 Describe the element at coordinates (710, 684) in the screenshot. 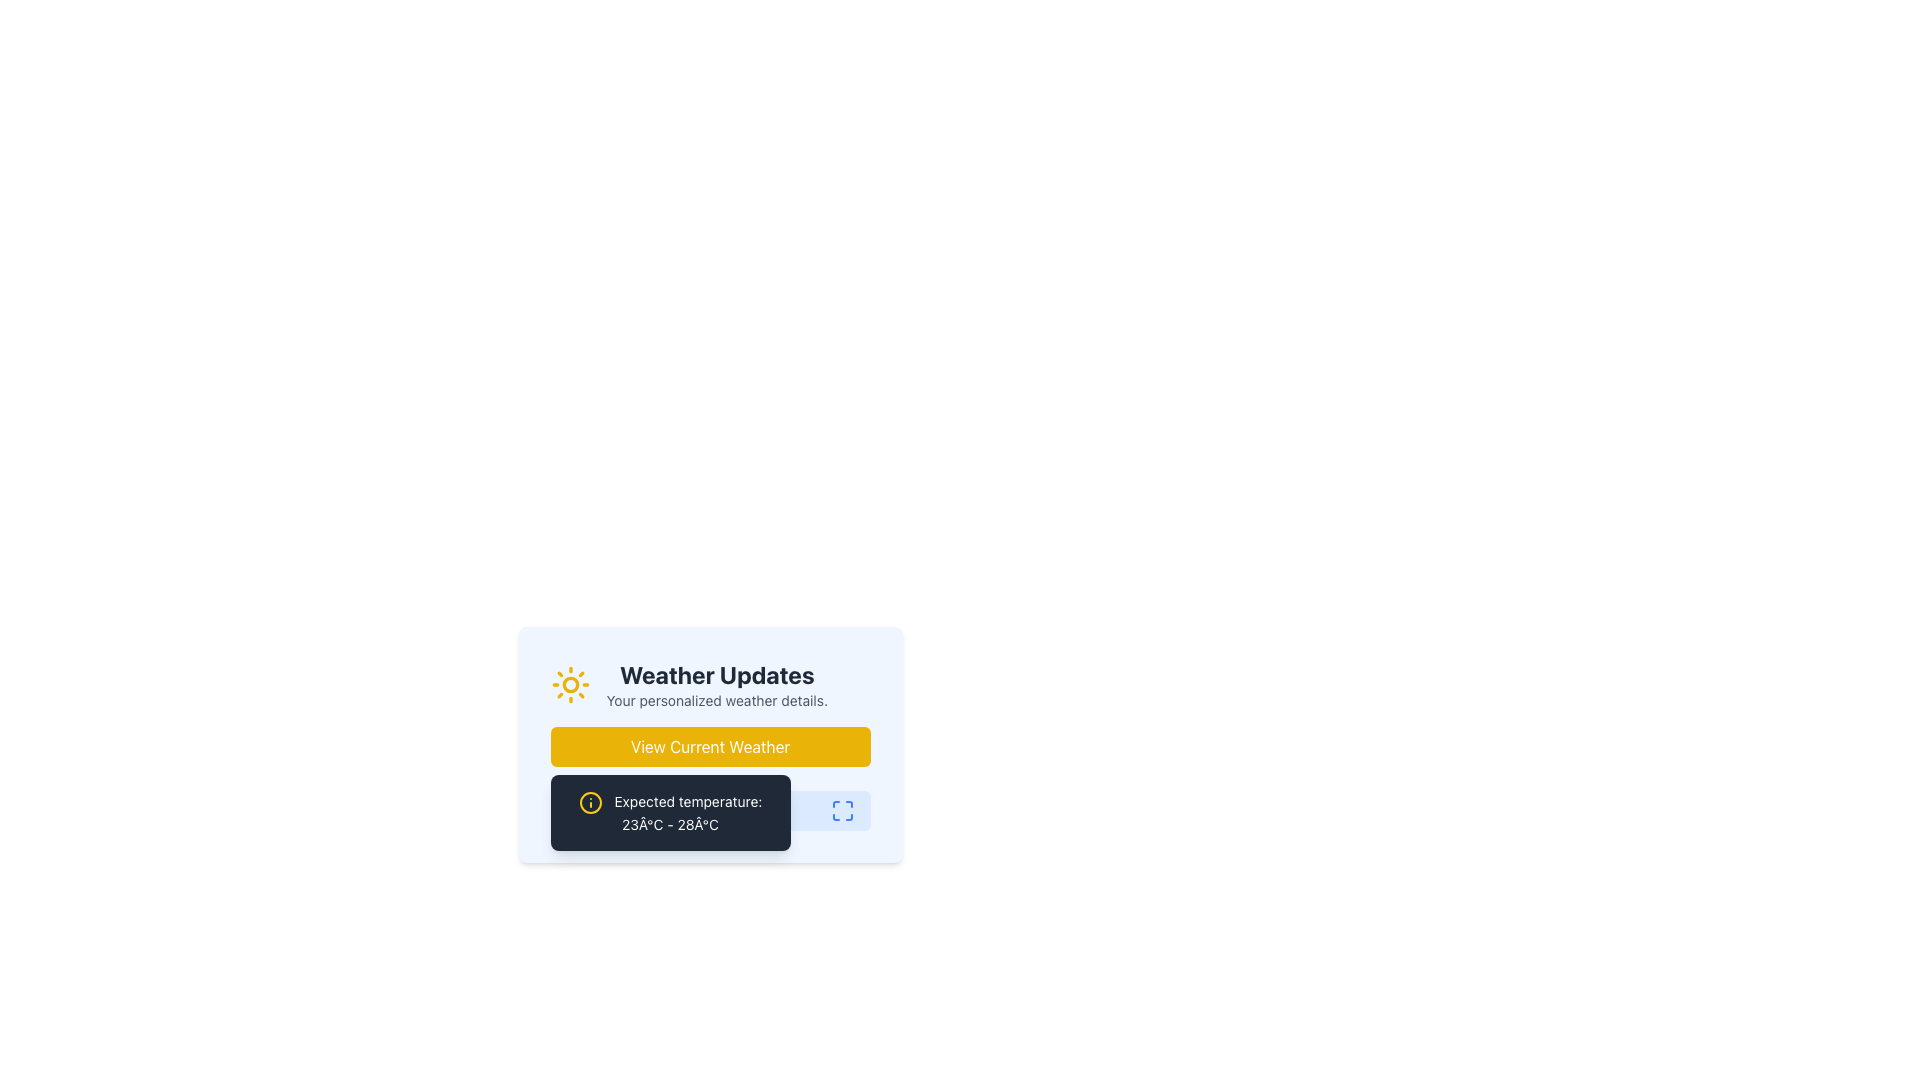

I see `the Informational Header displaying a sun icon and weather updates text, located at the top of the weather widget panel` at that location.